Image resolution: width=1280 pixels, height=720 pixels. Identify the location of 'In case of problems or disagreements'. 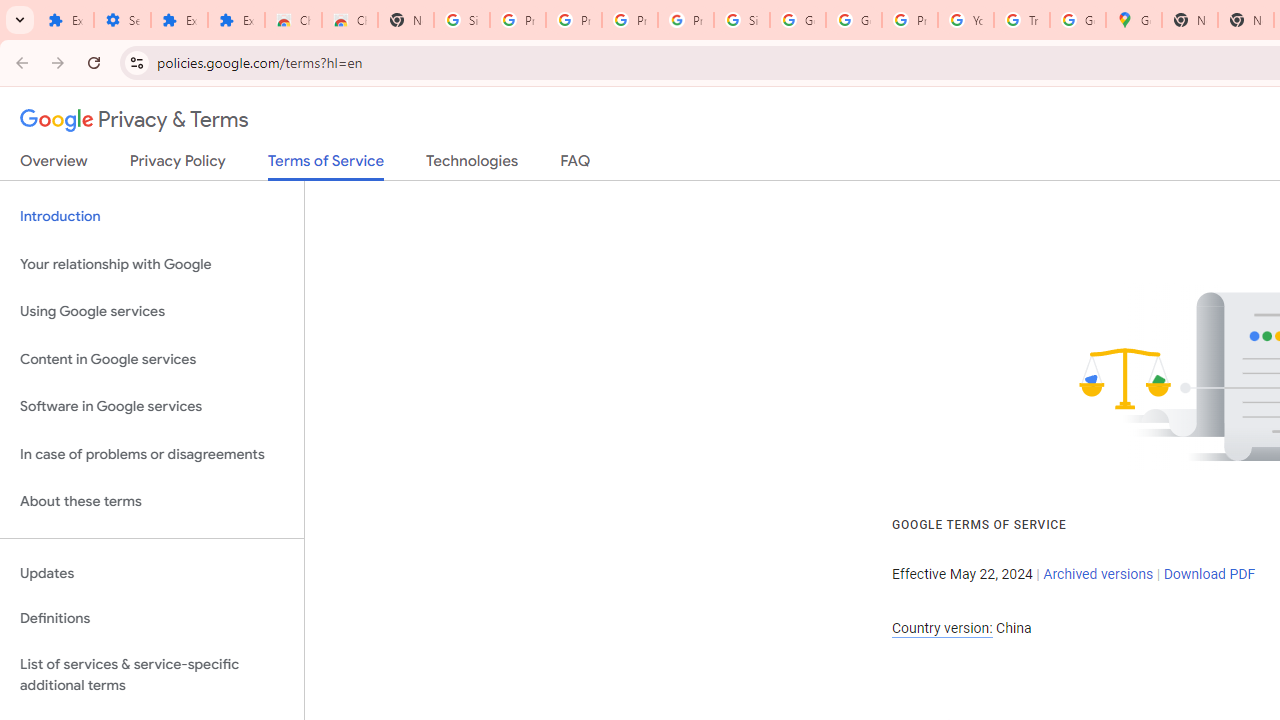
(151, 454).